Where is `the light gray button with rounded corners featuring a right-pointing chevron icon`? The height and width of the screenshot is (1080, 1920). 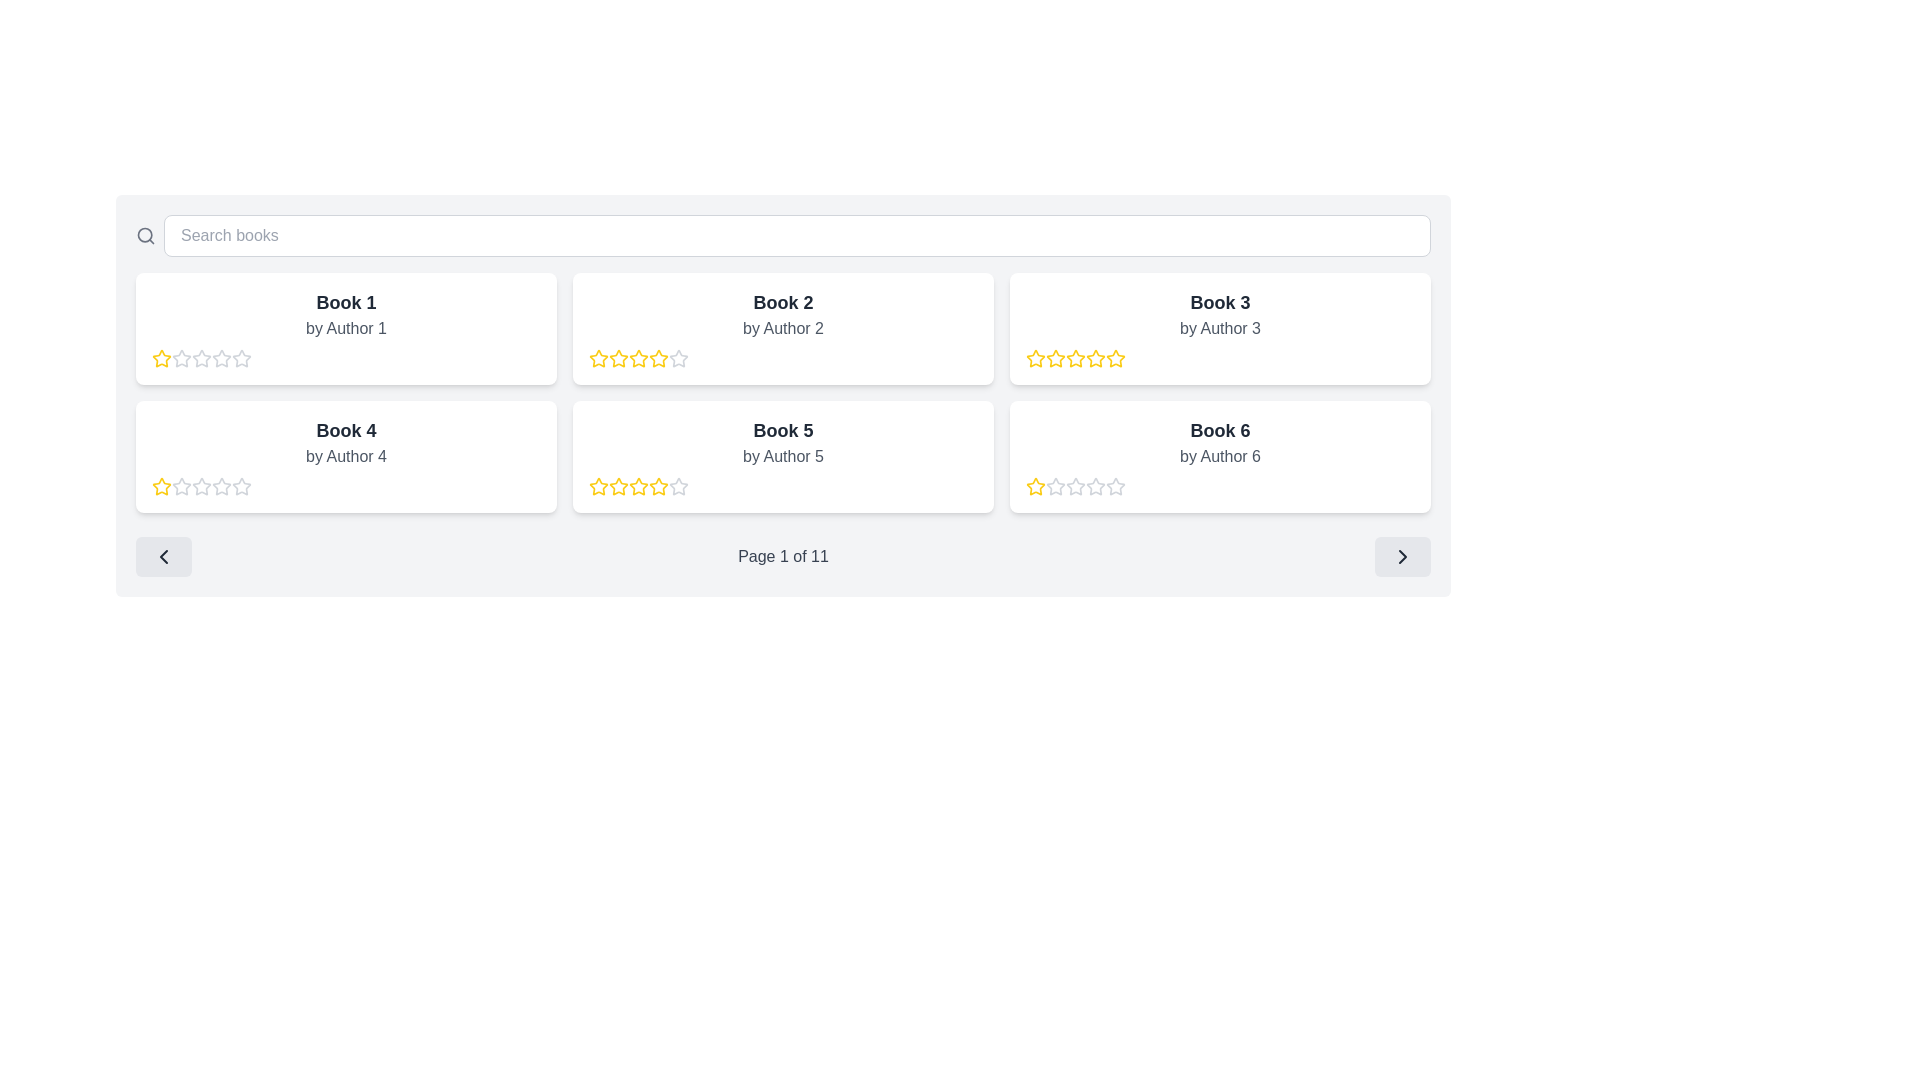 the light gray button with rounded corners featuring a right-pointing chevron icon is located at coordinates (1401, 556).